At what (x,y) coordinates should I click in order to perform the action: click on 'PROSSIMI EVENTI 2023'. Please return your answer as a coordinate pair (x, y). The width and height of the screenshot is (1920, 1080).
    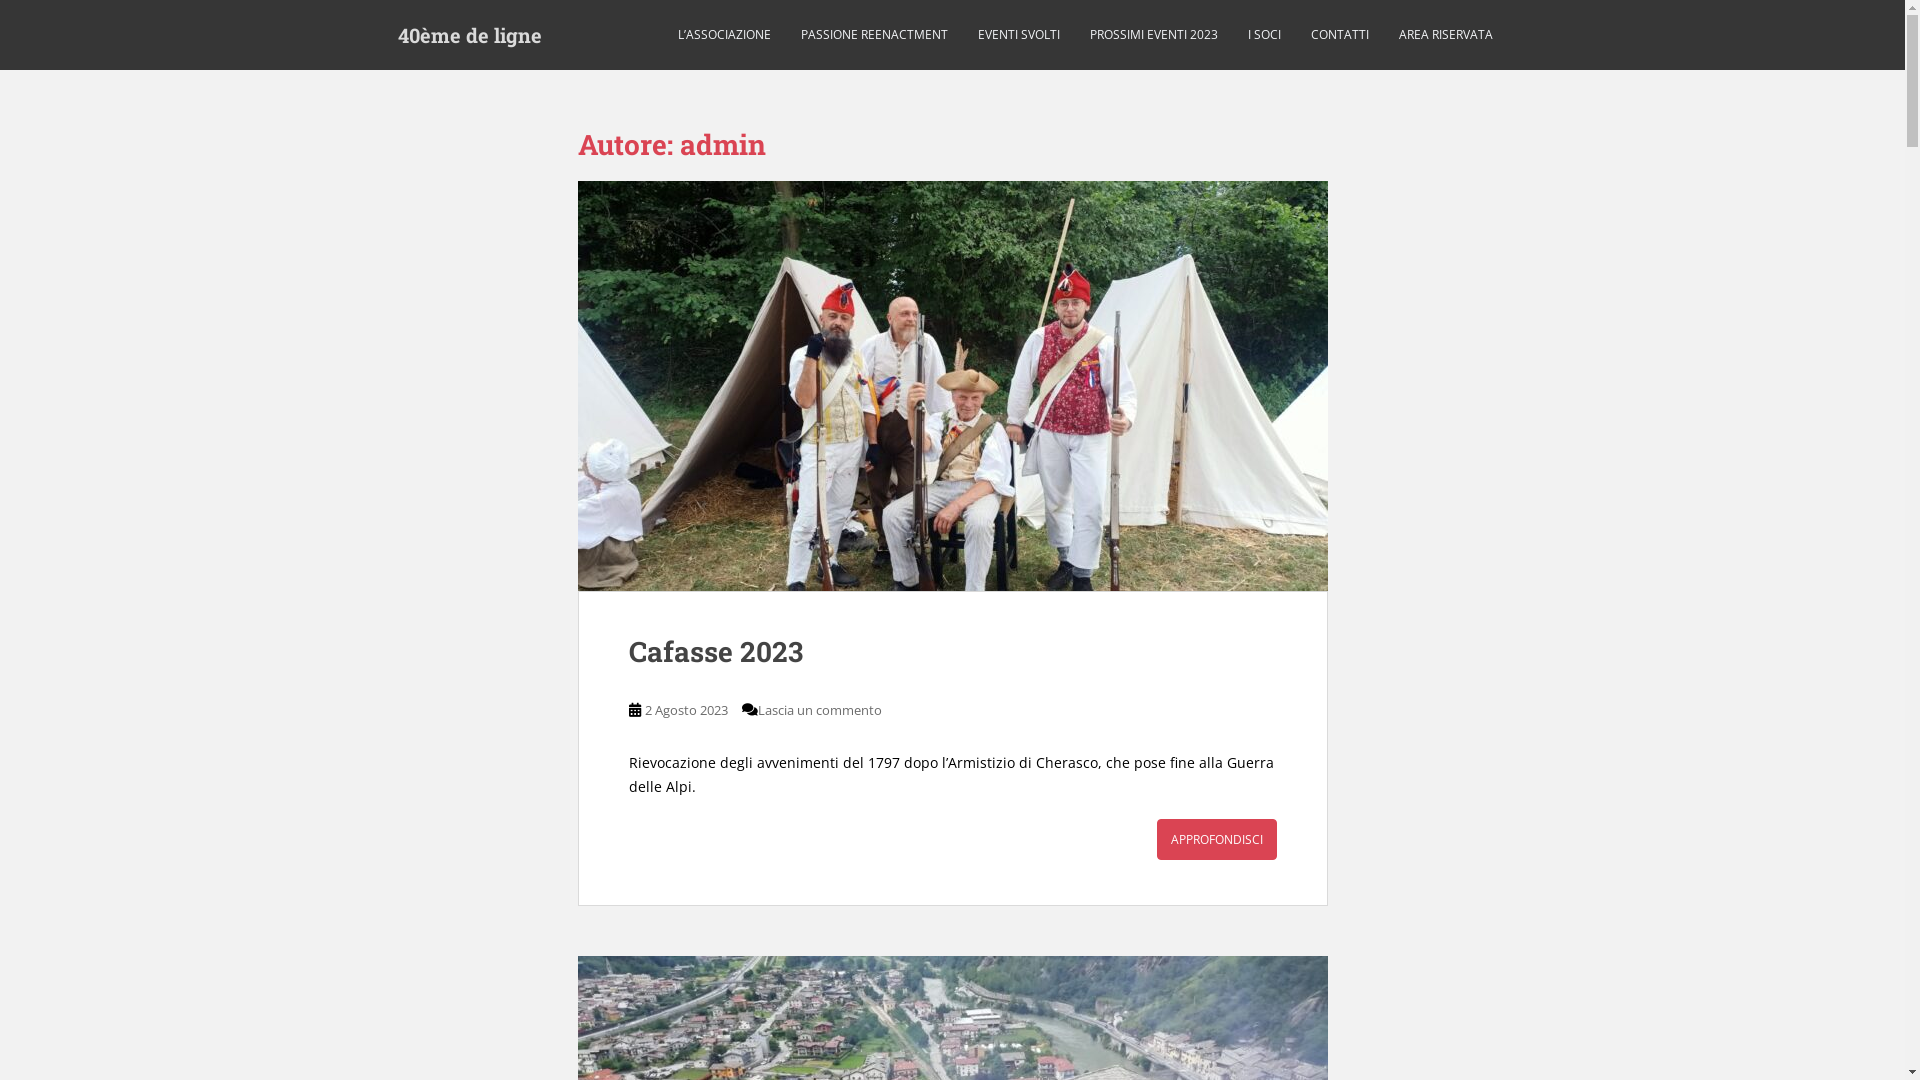
    Looking at the image, I should click on (1153, 34).